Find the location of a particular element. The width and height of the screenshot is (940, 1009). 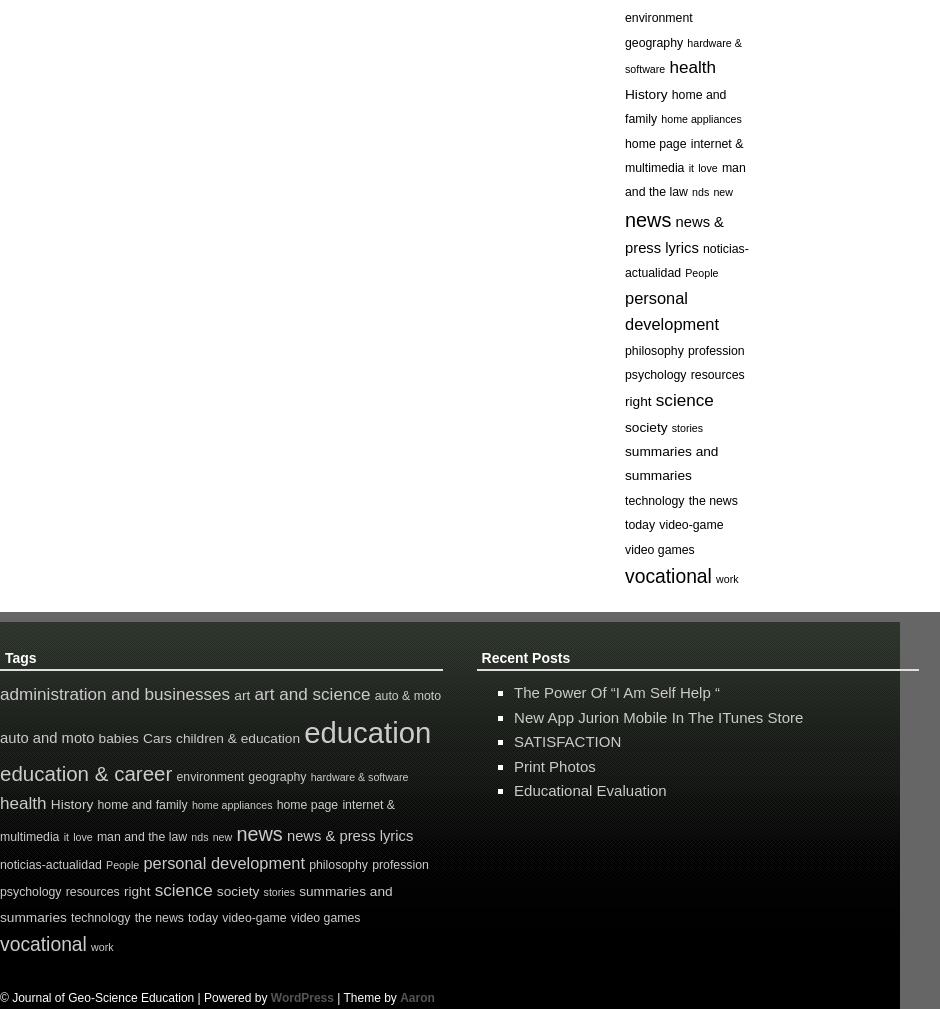

'children & education' is located at coordinates (237, 738).